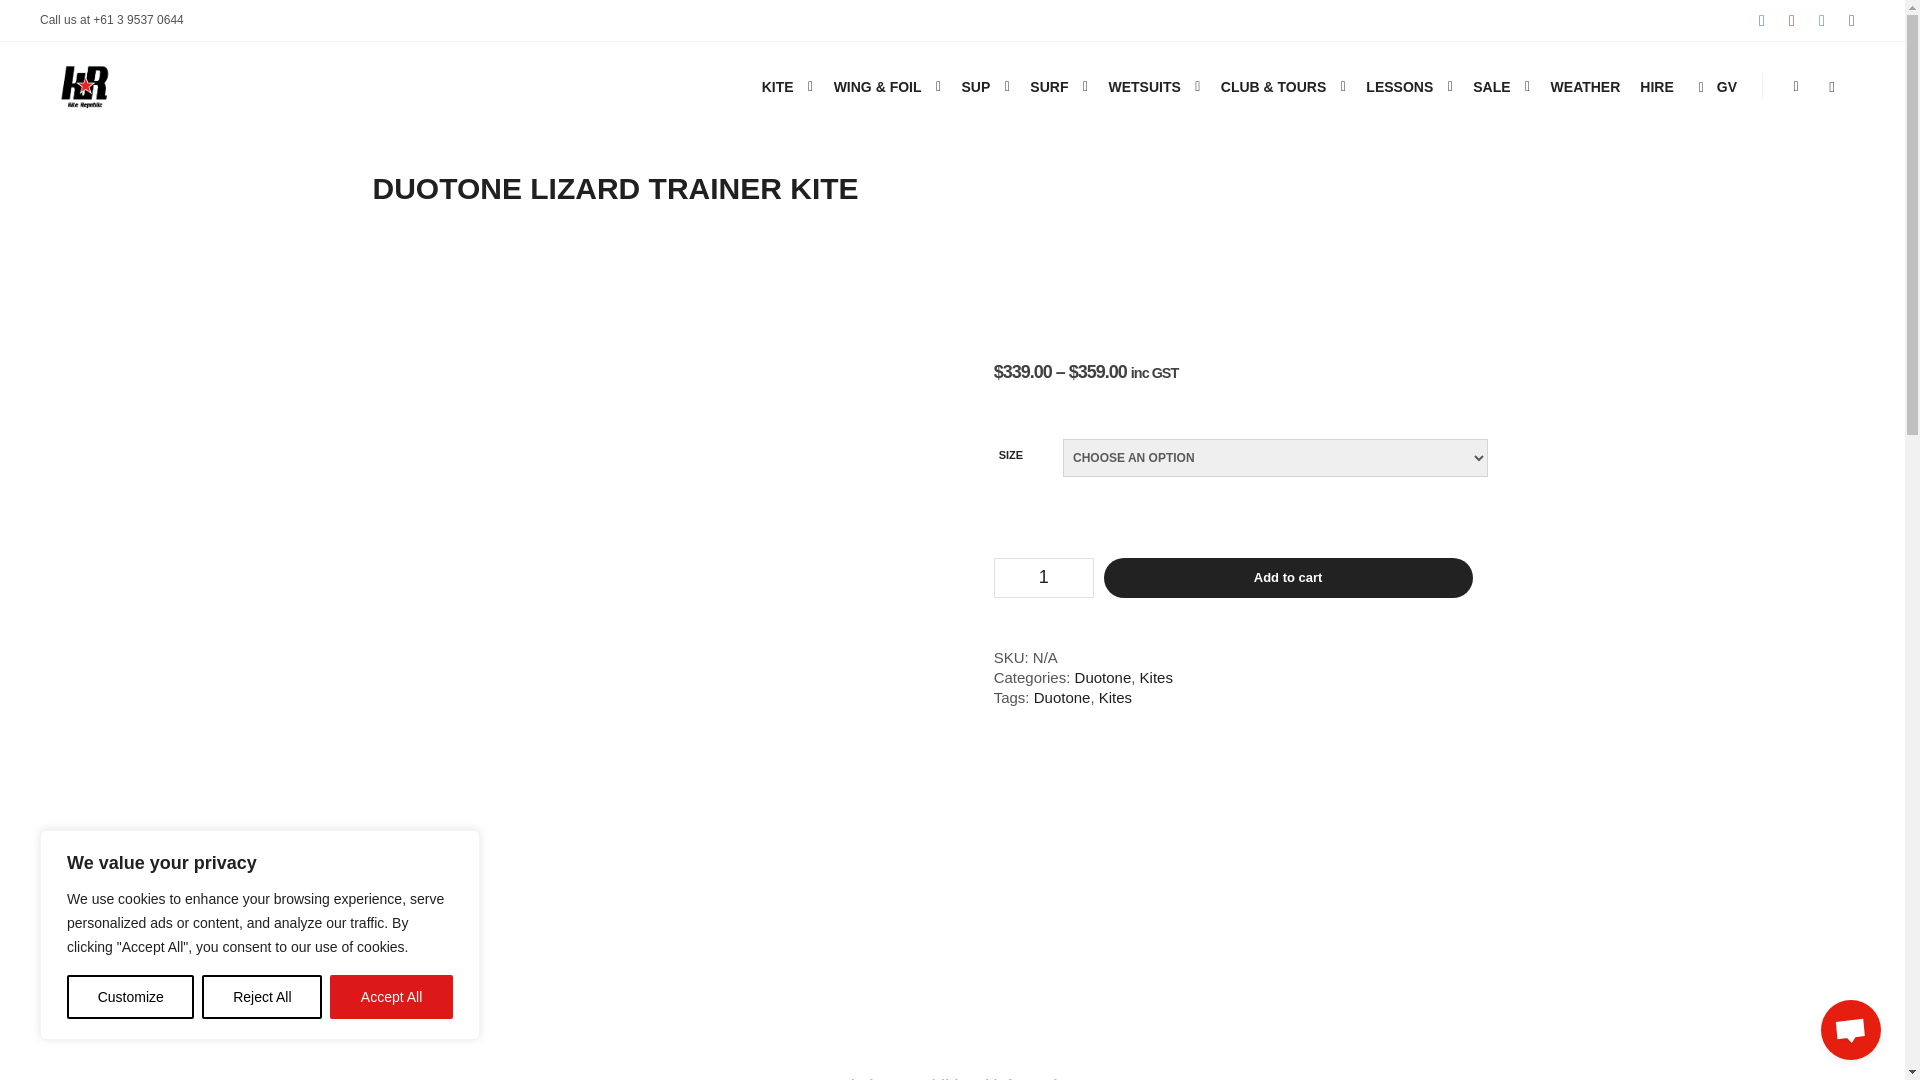 The width and height of the screenshot is (1920, 1080). Describe the element at coordinates (1140, 676) in the screenshot. I see `'Kites'` at that location.